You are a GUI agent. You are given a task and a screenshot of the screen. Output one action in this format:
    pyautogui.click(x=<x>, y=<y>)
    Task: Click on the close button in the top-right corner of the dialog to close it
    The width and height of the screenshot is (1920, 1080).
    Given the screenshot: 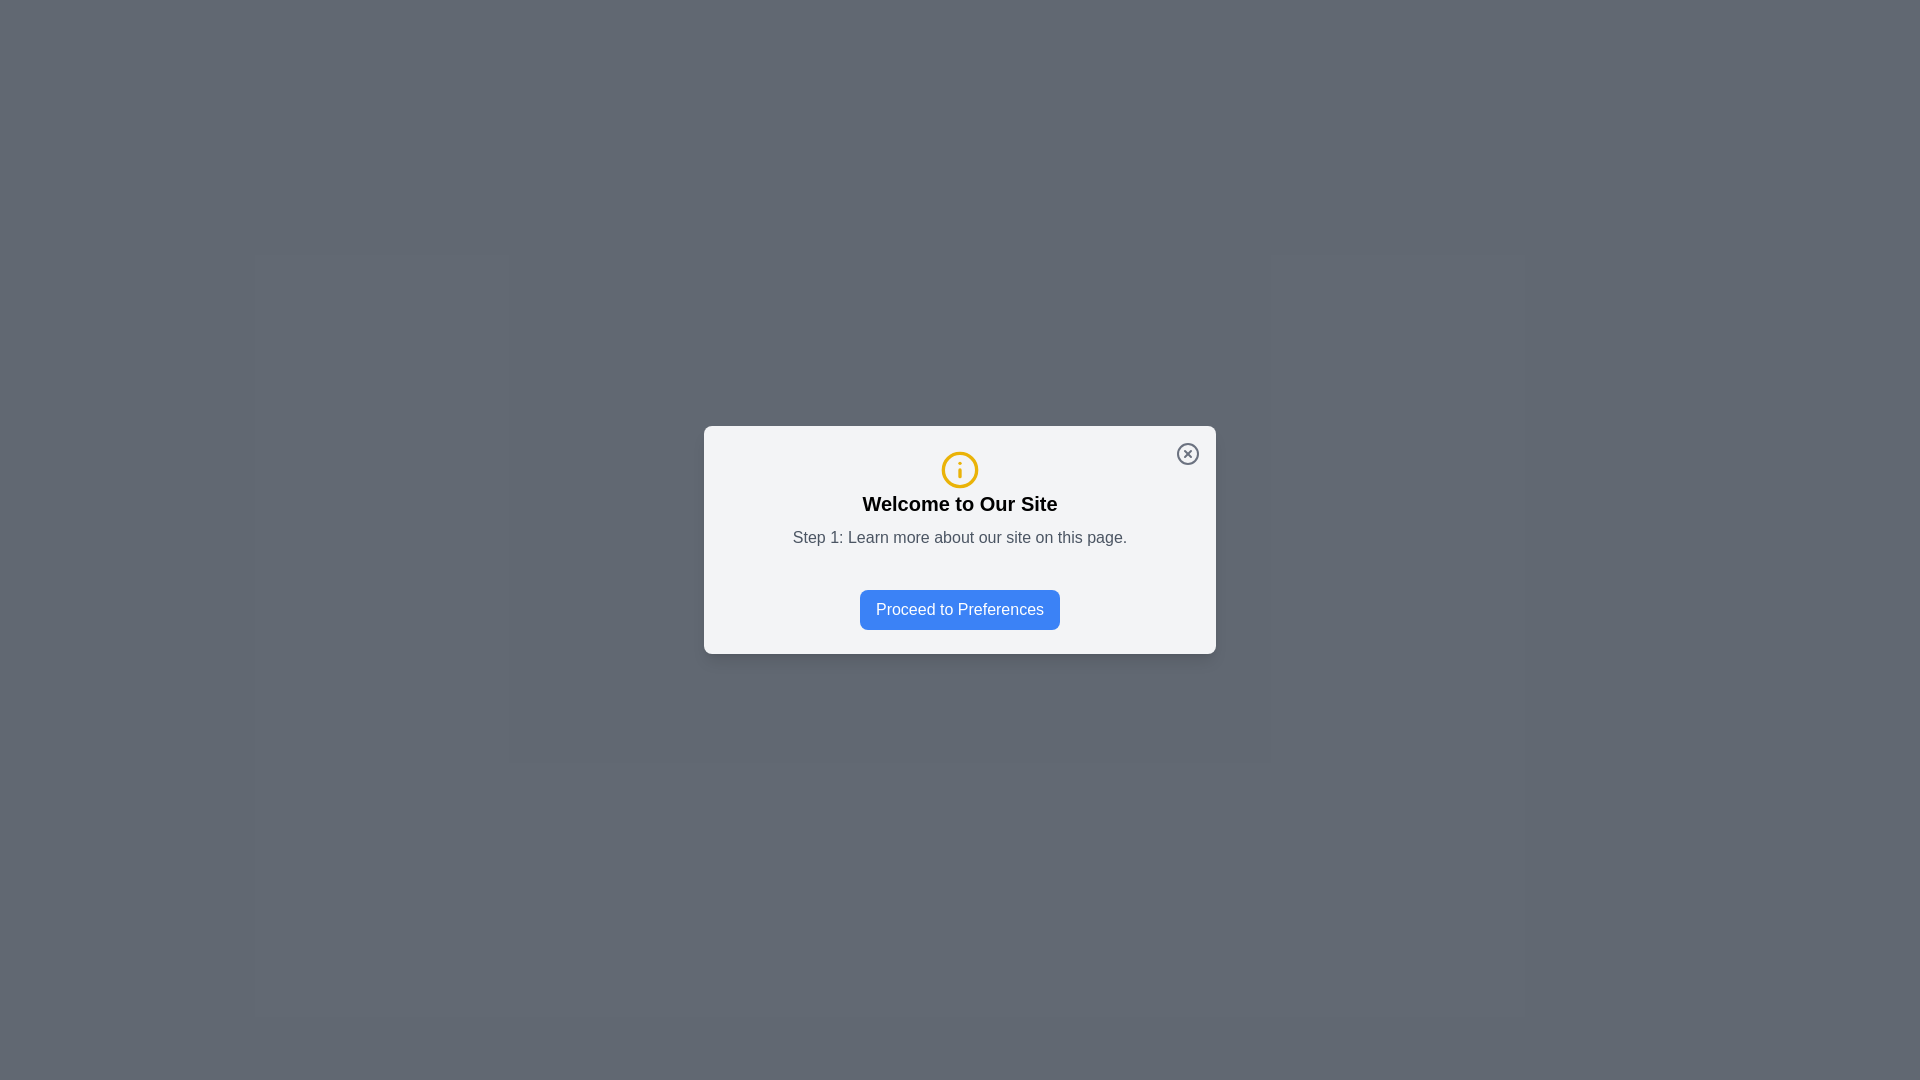 What is the action you would take?
    pyautogui.click(x=1188, y=454)
    